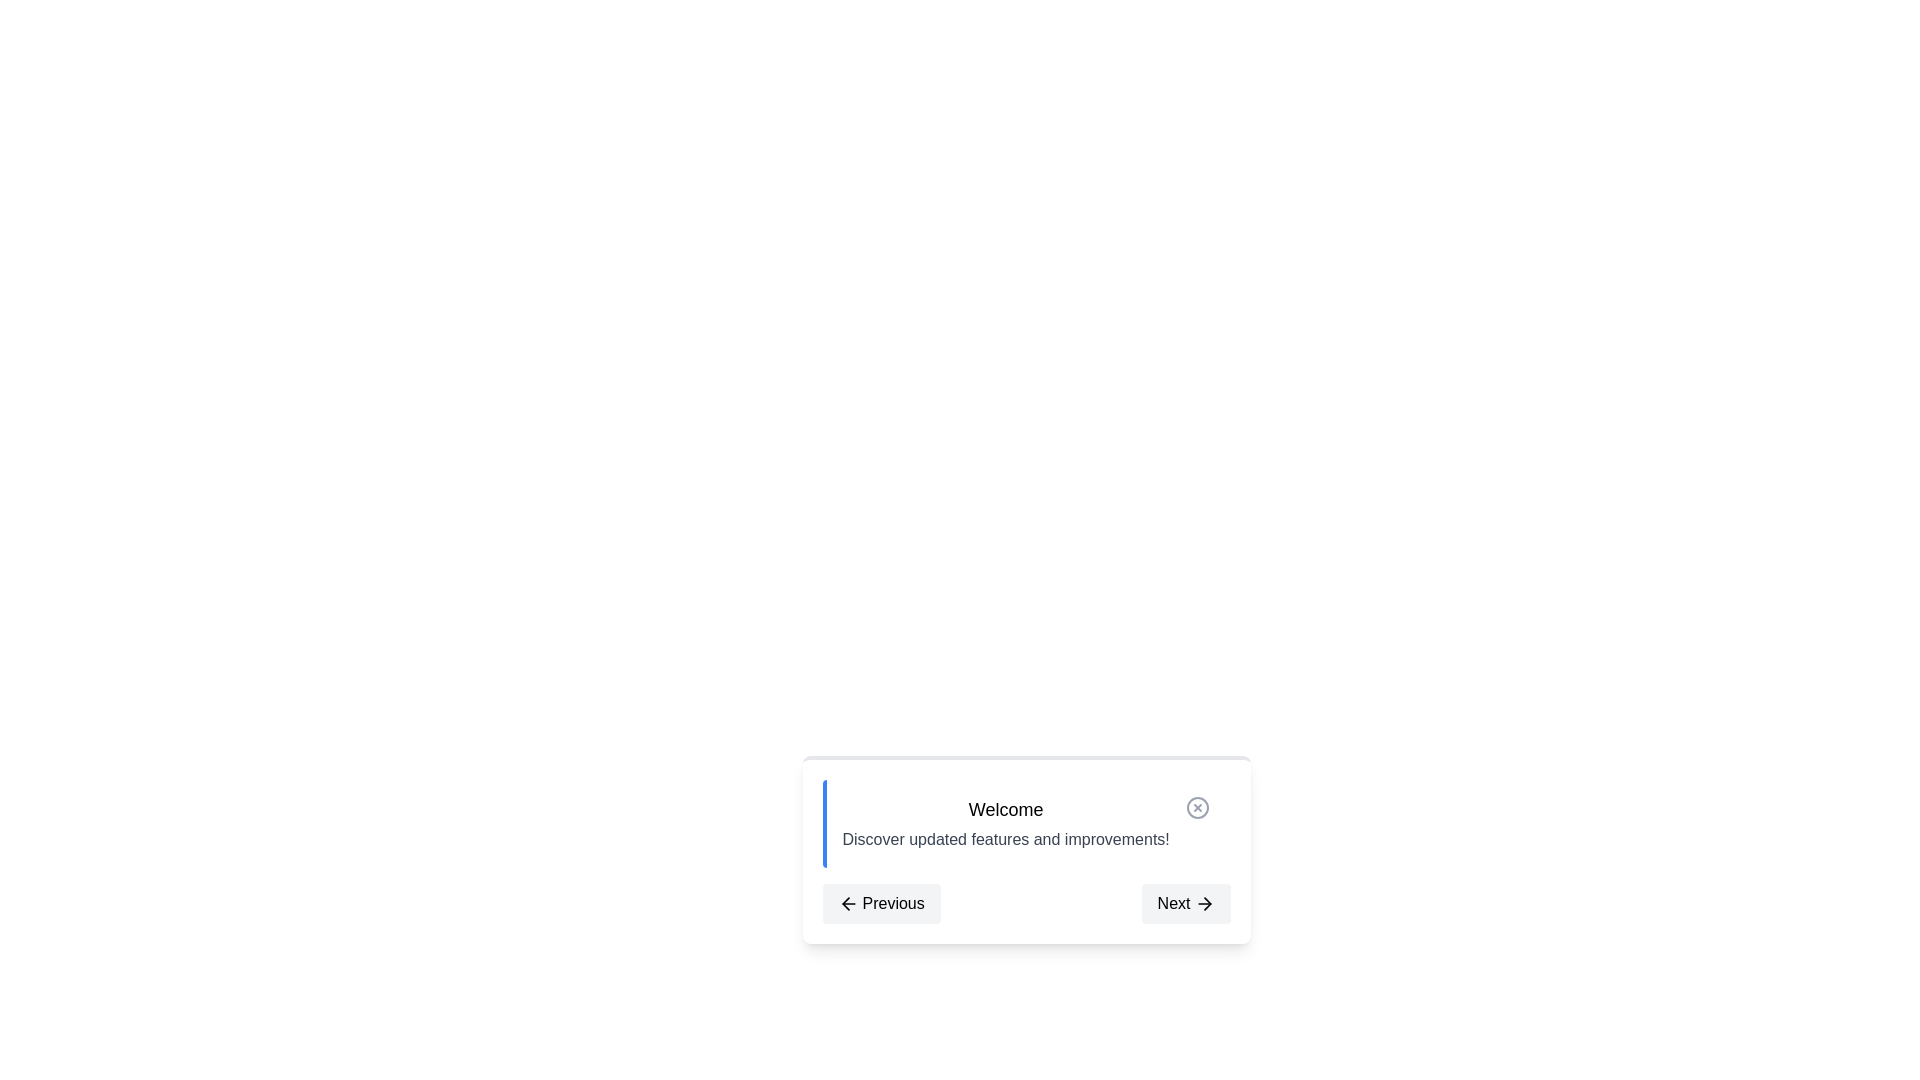 This screenshot has width=1920, height=1080. Describe the element at coordinates (1006, 840) in the screenshot. I see `the text display element that says 'Discover updated features and improvements!' which is styled in gray and located below the 'Welcome' header within a card-like interface` at that location.